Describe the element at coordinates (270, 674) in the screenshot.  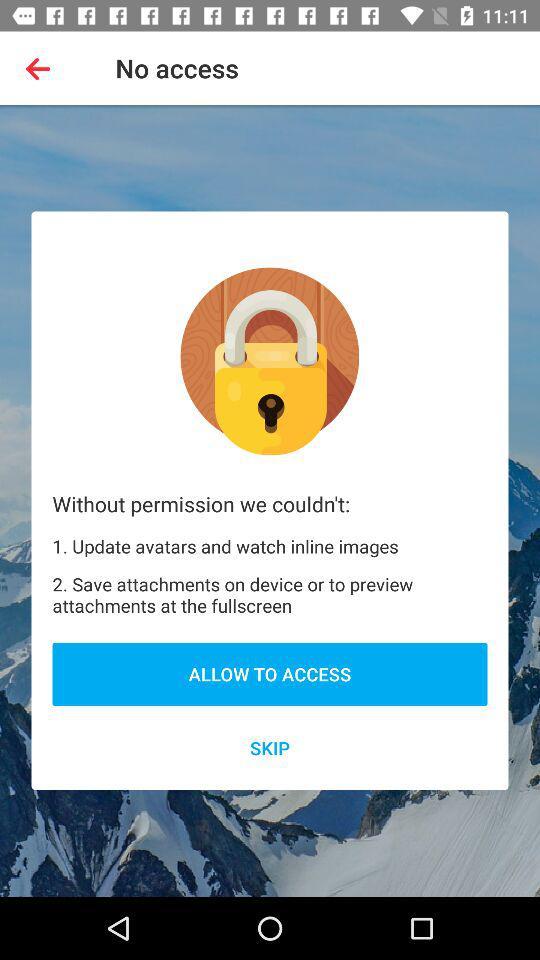
I see `icon below the 2 save attachments item` at that location.